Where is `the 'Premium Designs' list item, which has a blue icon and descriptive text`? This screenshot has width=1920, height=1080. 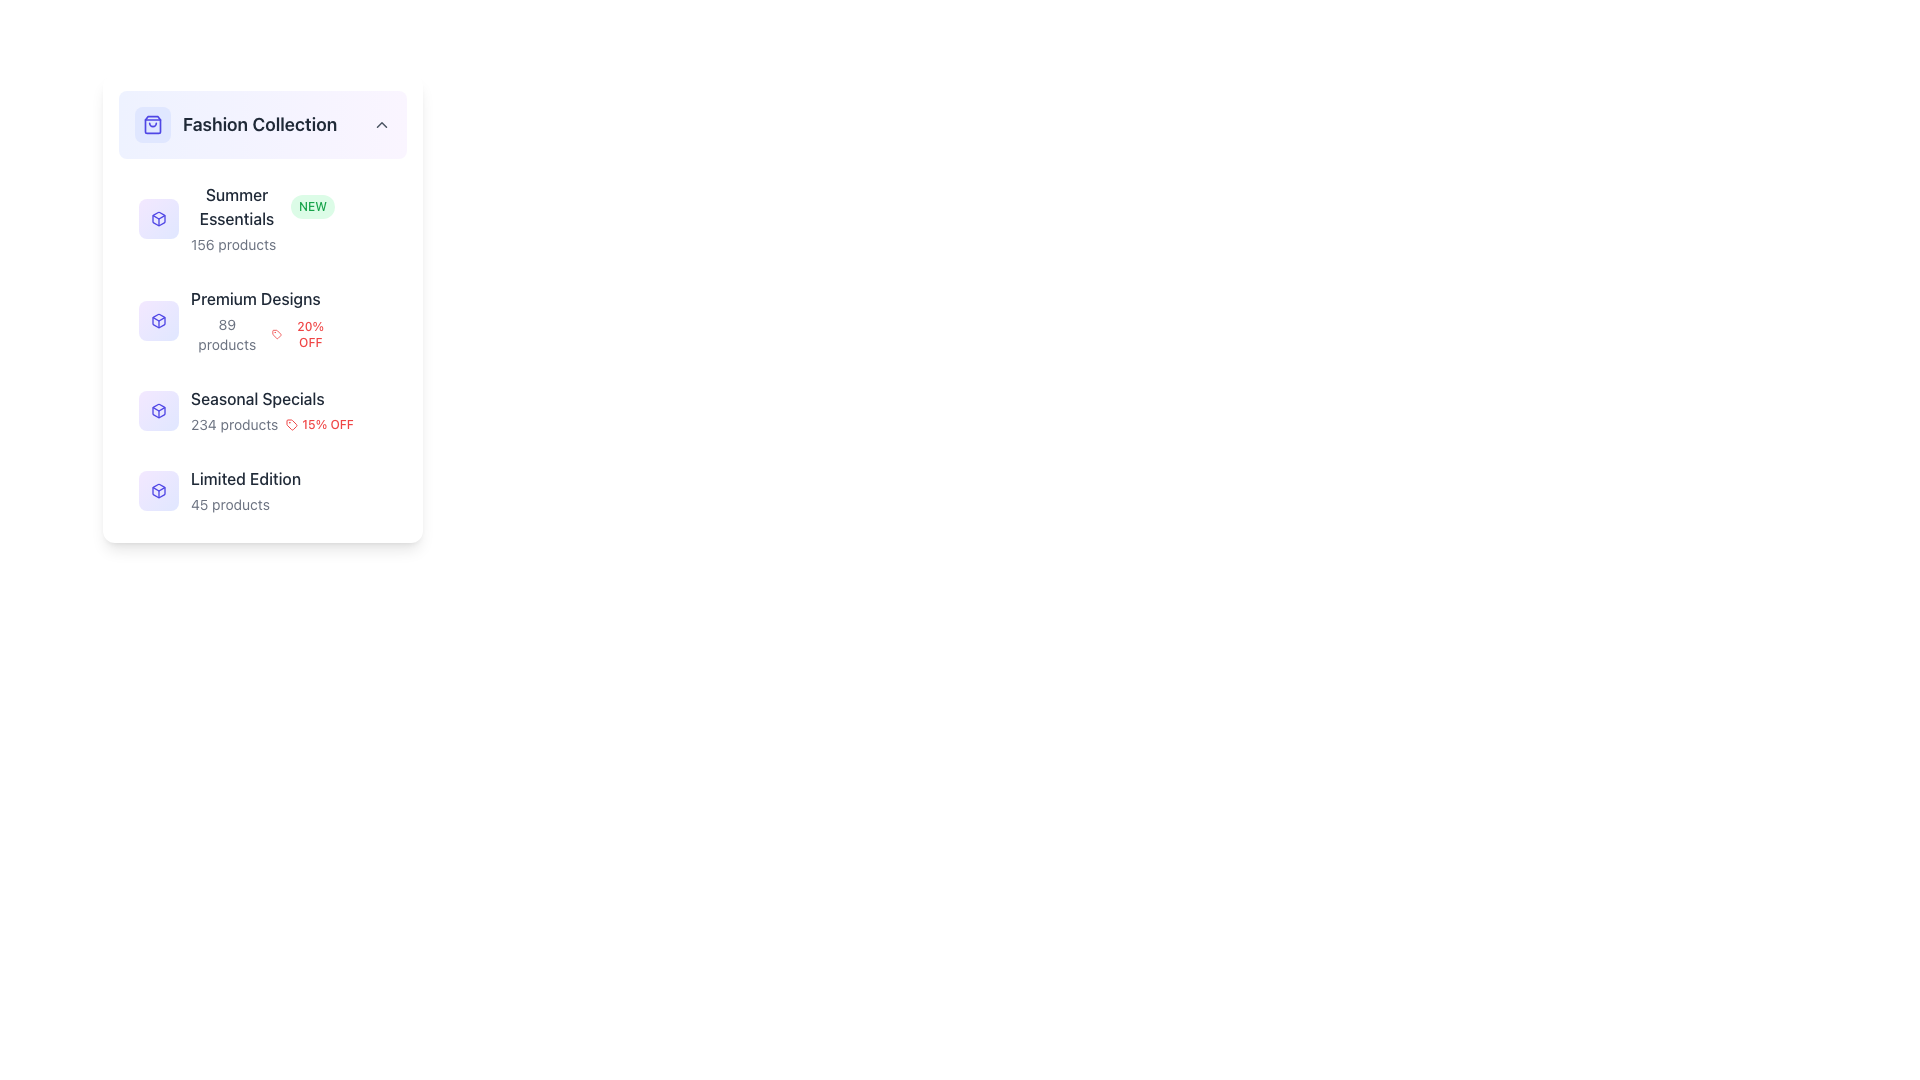 the 'Premium Designs' list item, which has a blue icon and descriptive text is located at coordinates (236, 319).